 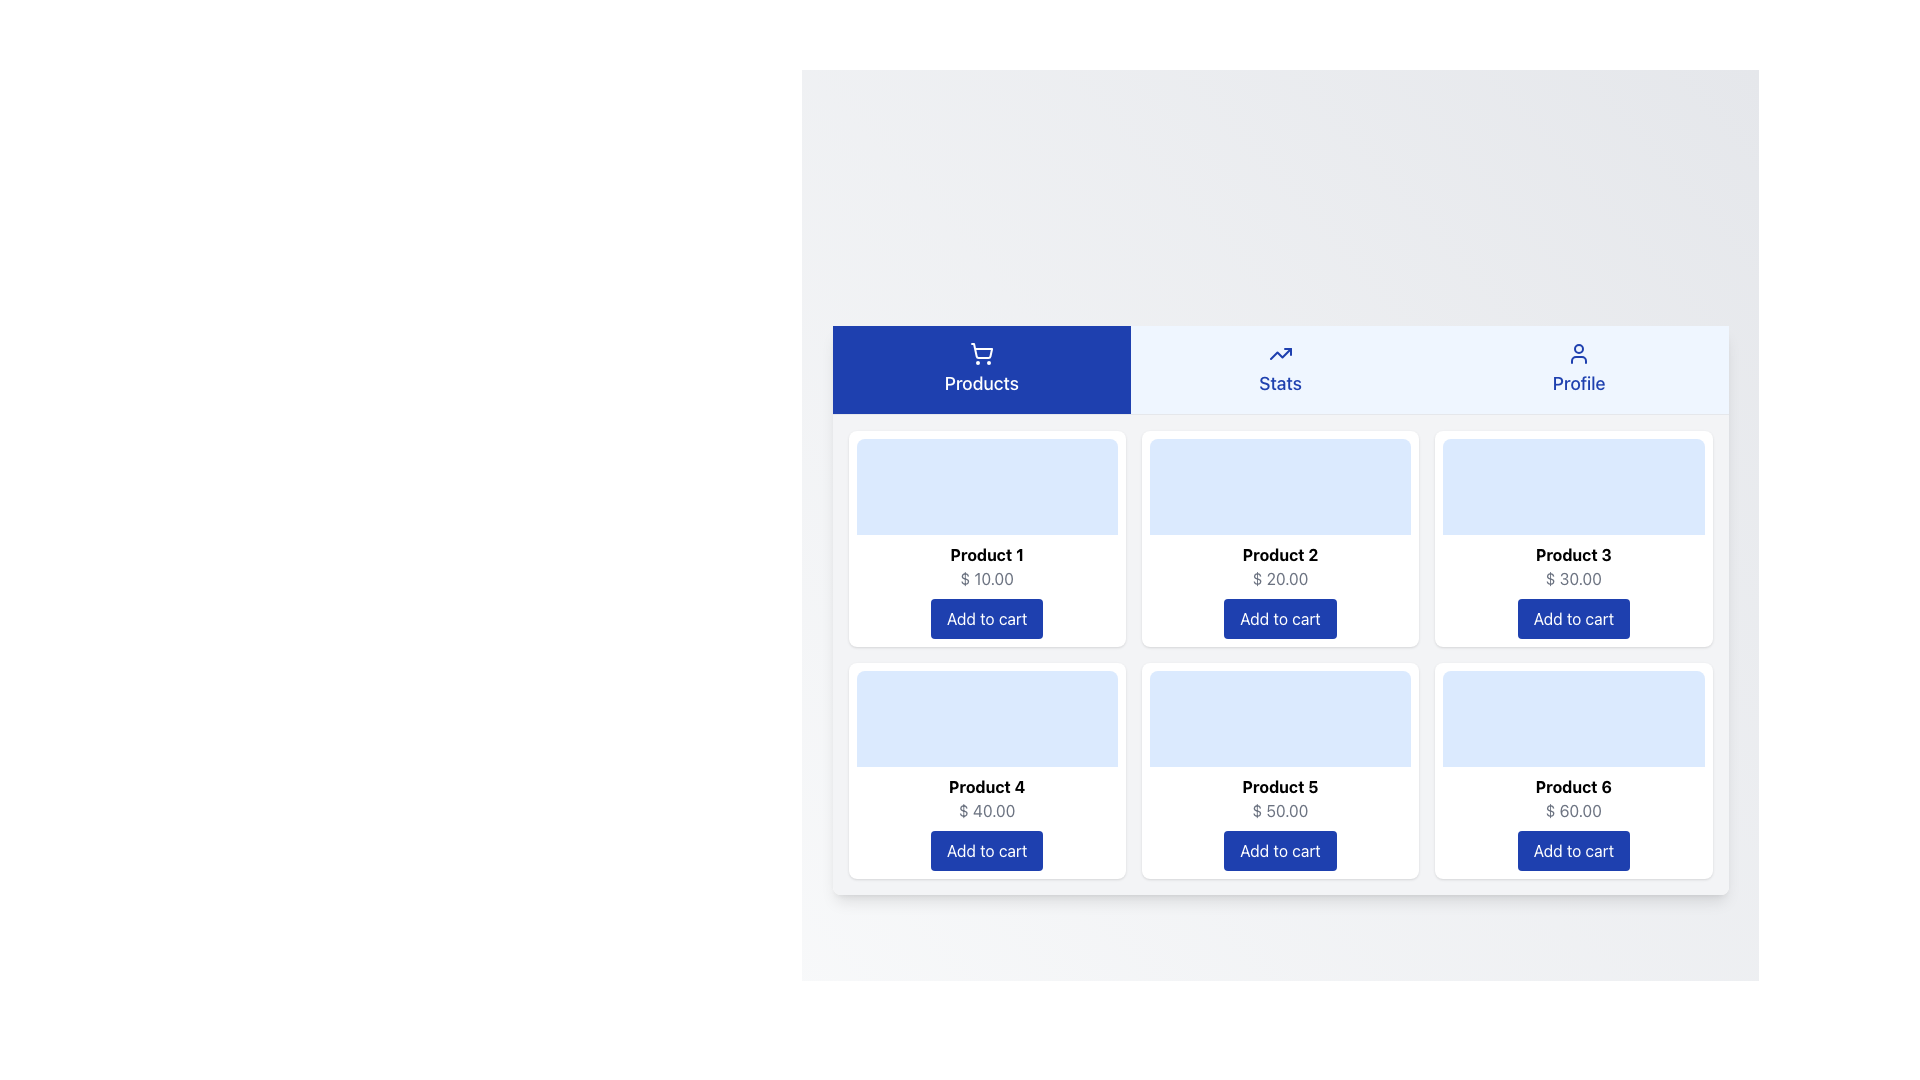 What do you see at coordinates (987, 810) in the screenshot?
I see `the price display for 'Product 4', which is centrally located beneath the product name and above the 'Add to cart' button in the product grid` at bounding box center [987, 810].